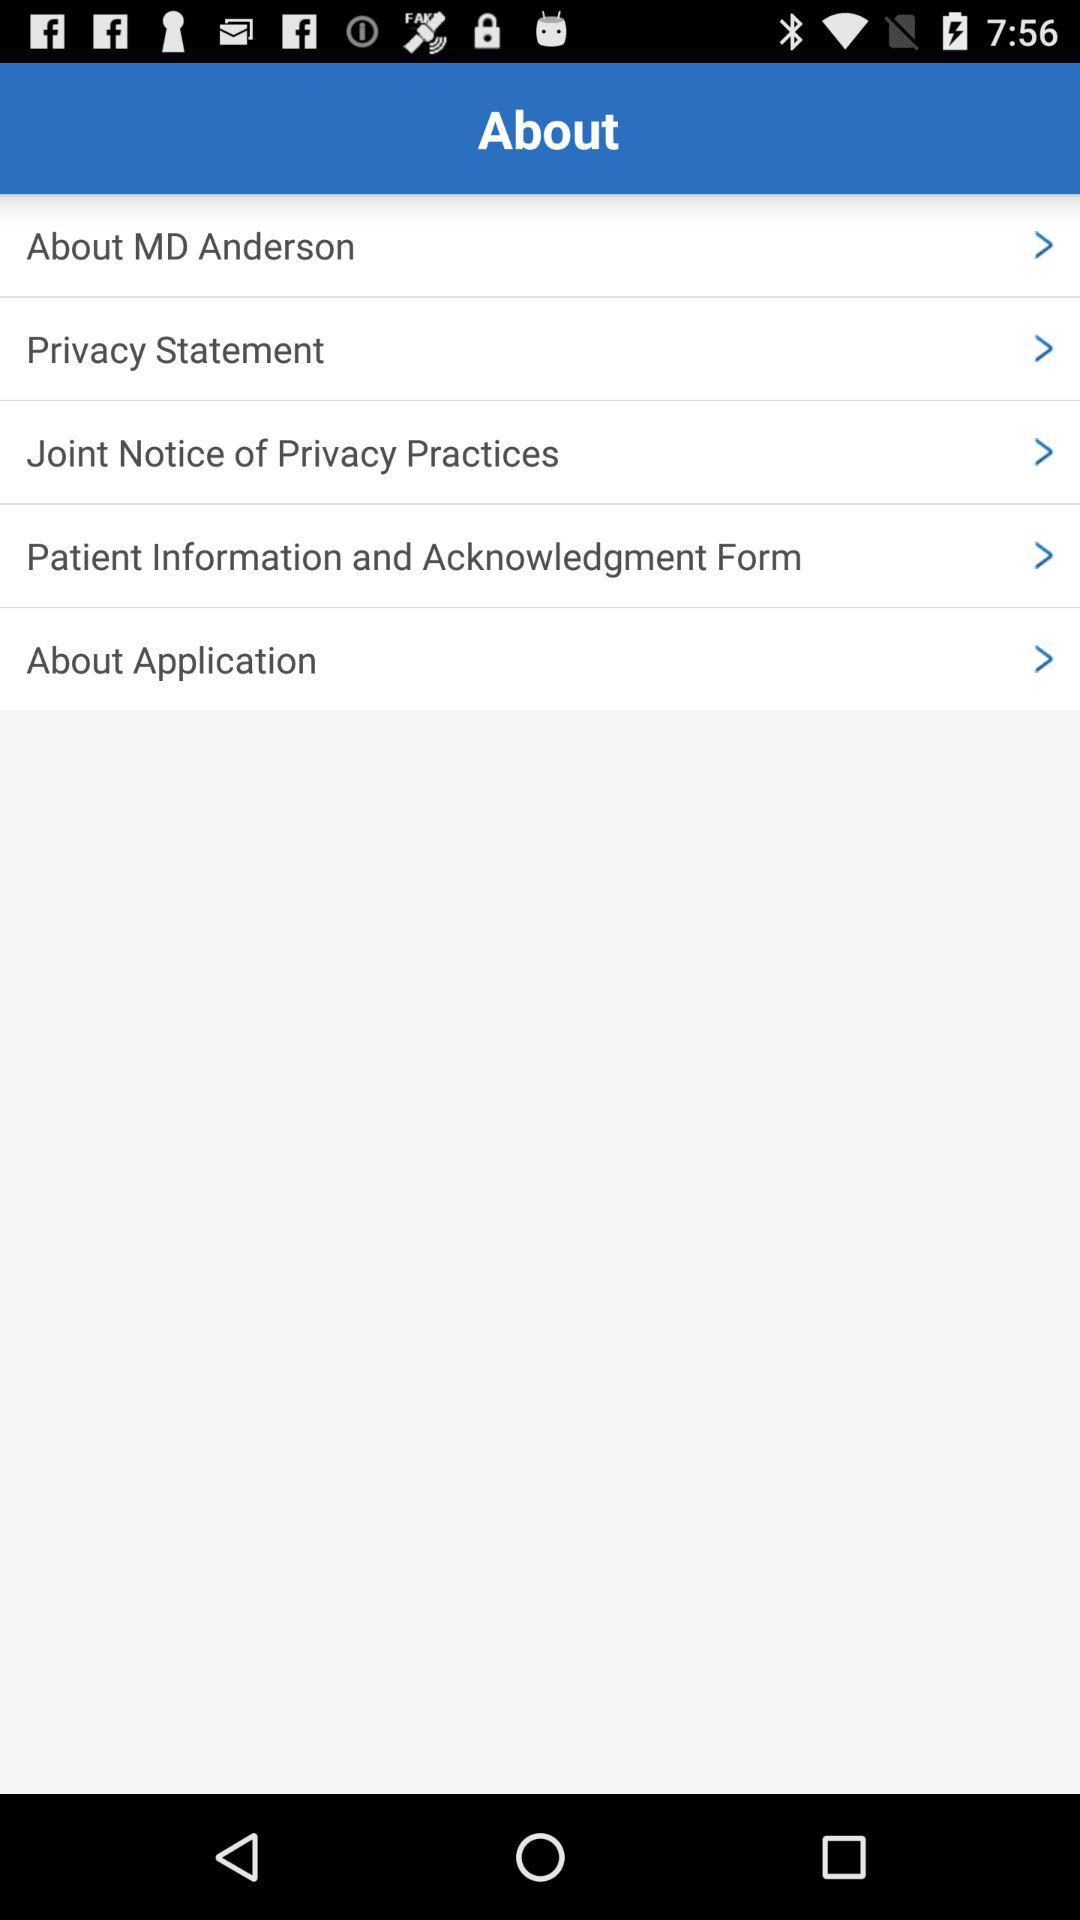 The image size is (1080, 1920). Describe the element at coordinates (540, 244) in the screenshot. I see `item above the privacy statement icon` at that location.